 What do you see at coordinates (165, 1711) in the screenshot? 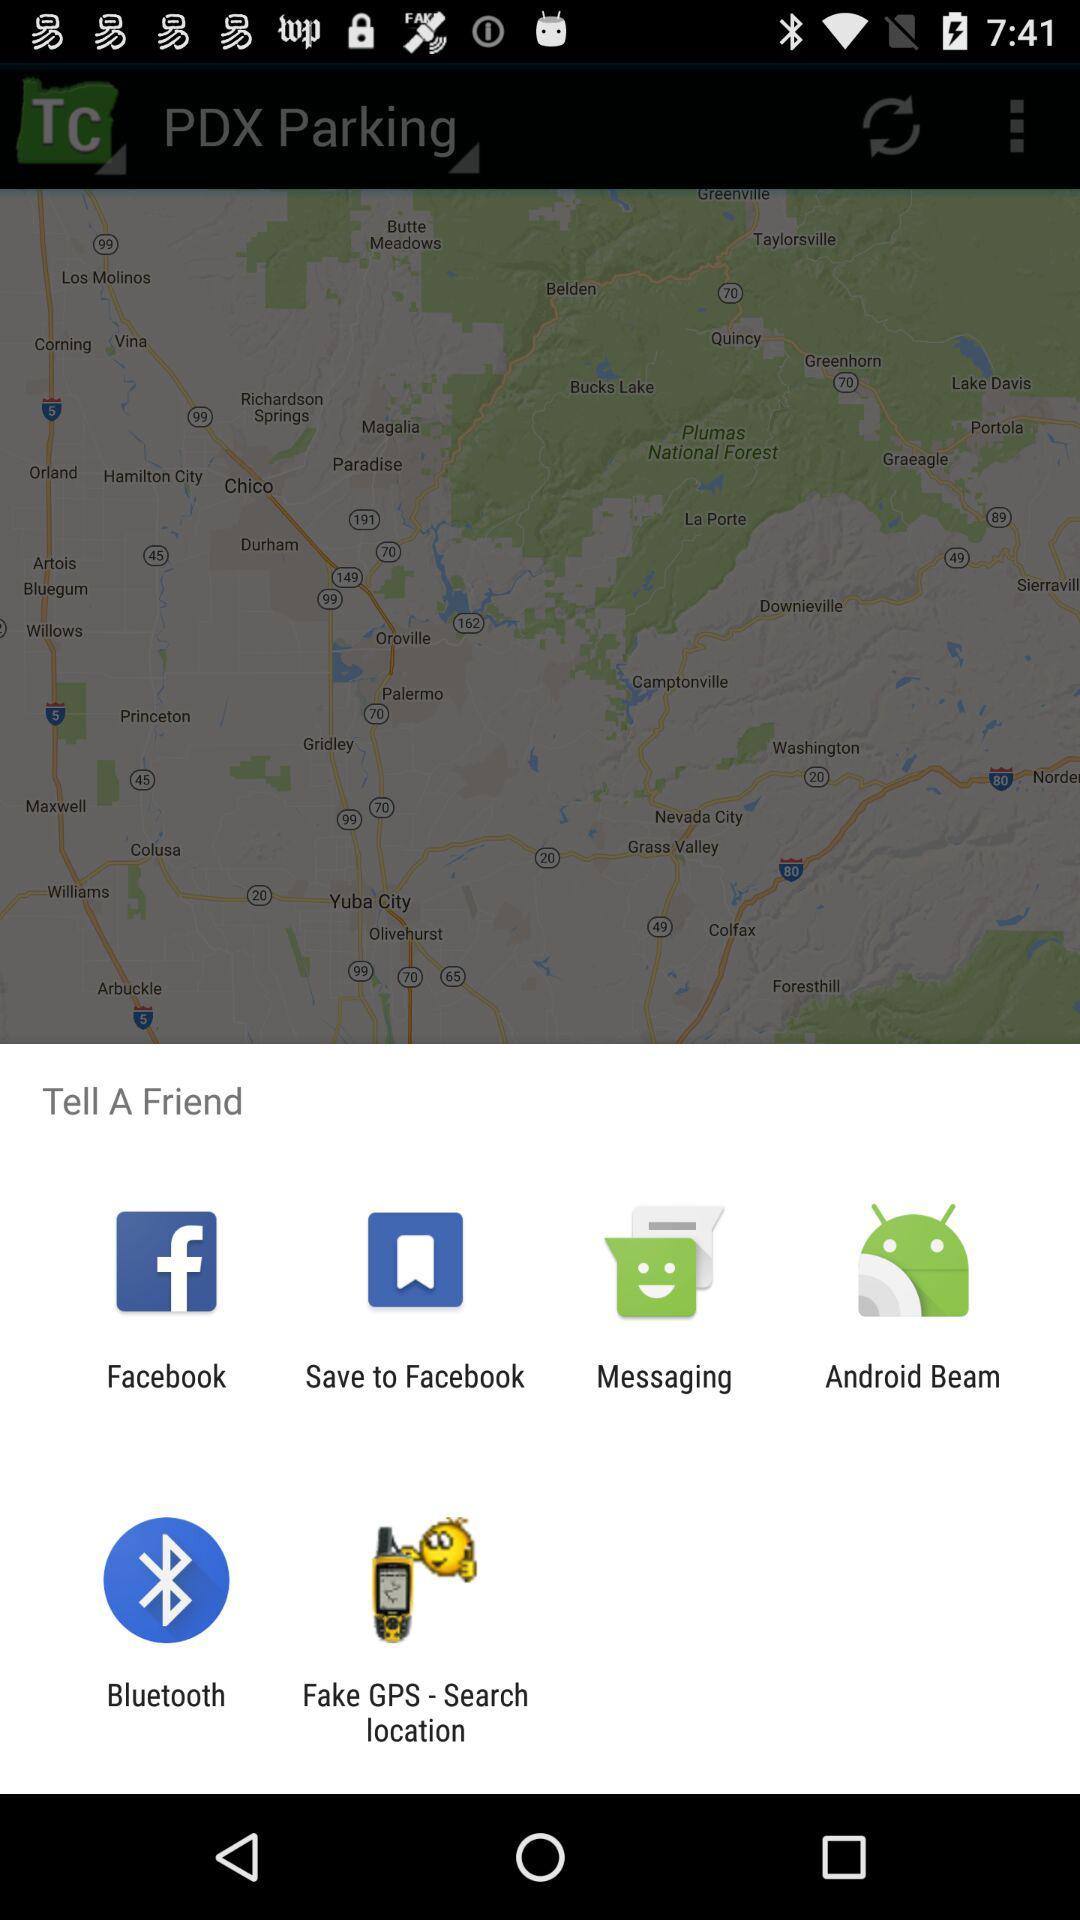
I see `the icon next to fake gps search` at bounding box center [165, 1711].